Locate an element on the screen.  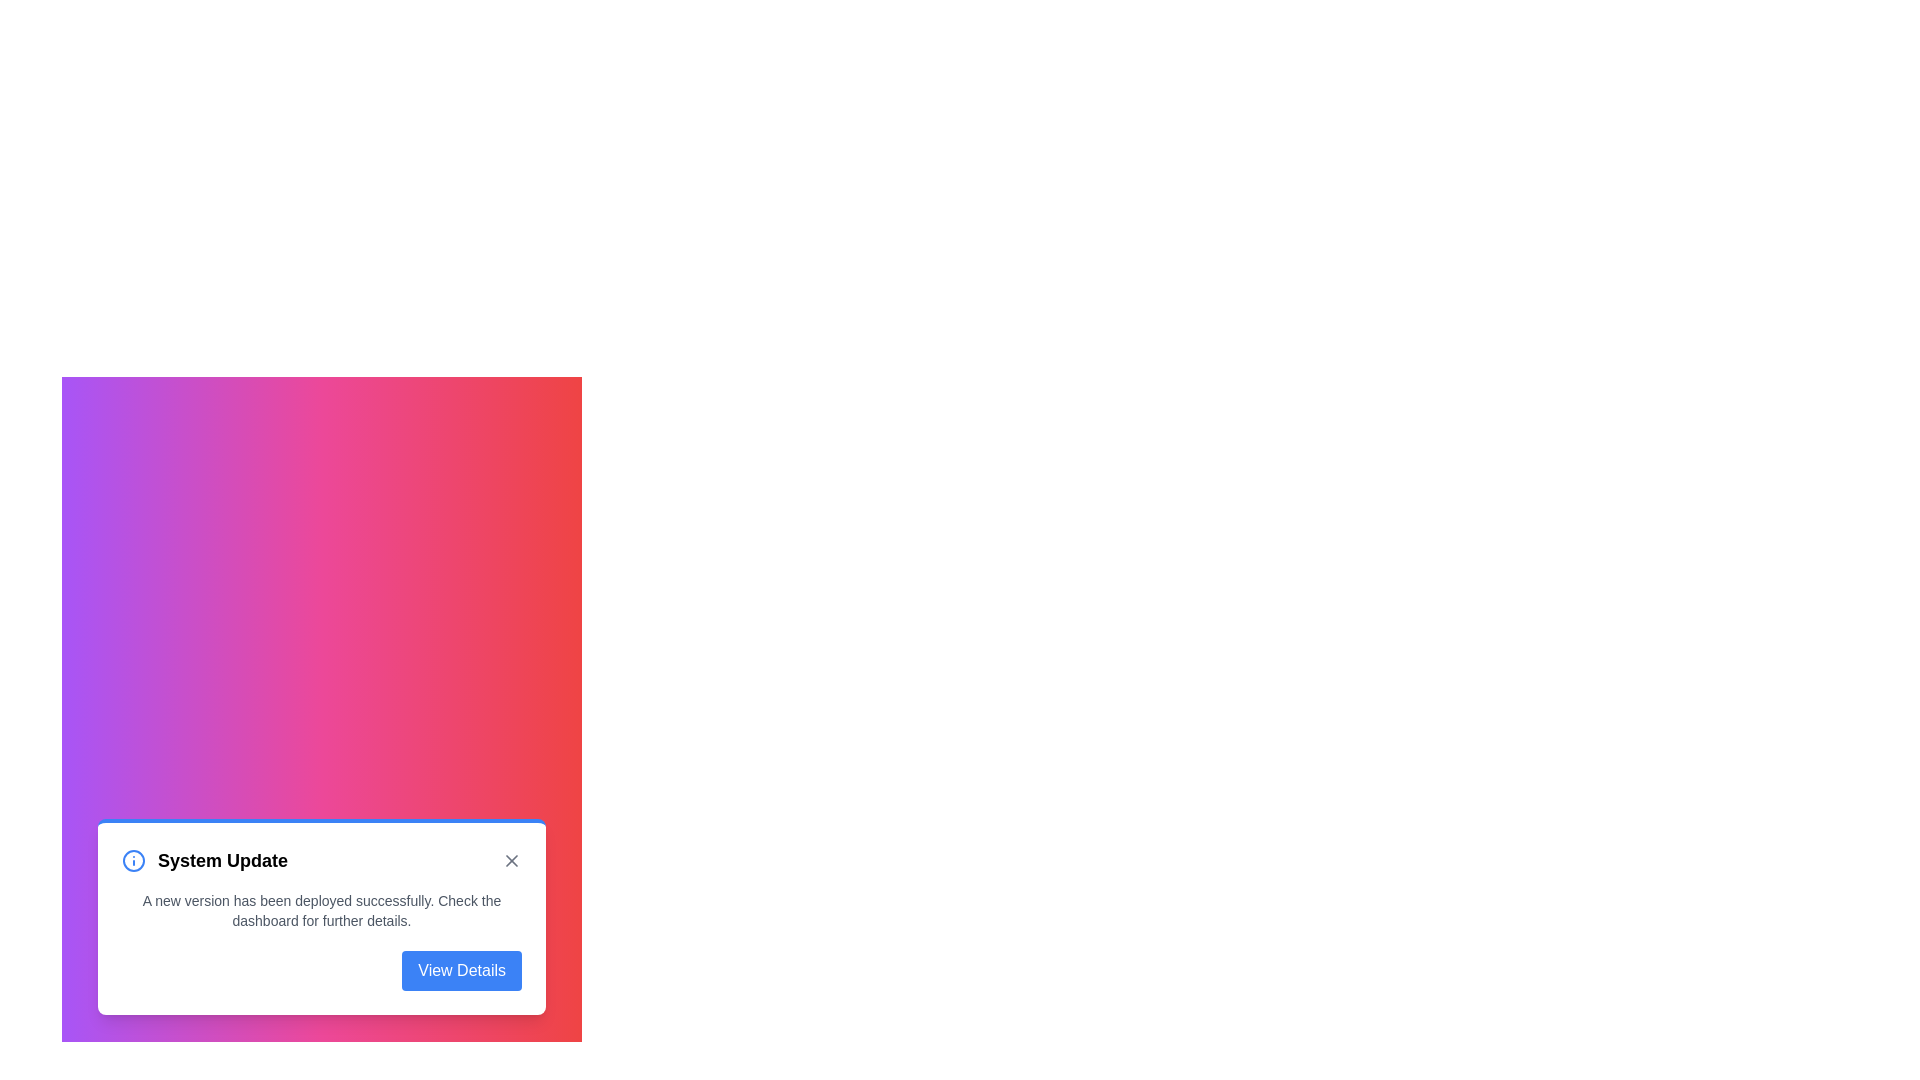
the 'View Details' button with rounded corners and a blue background in the 'System Update' dialog box is located at coordinates (461, 970).